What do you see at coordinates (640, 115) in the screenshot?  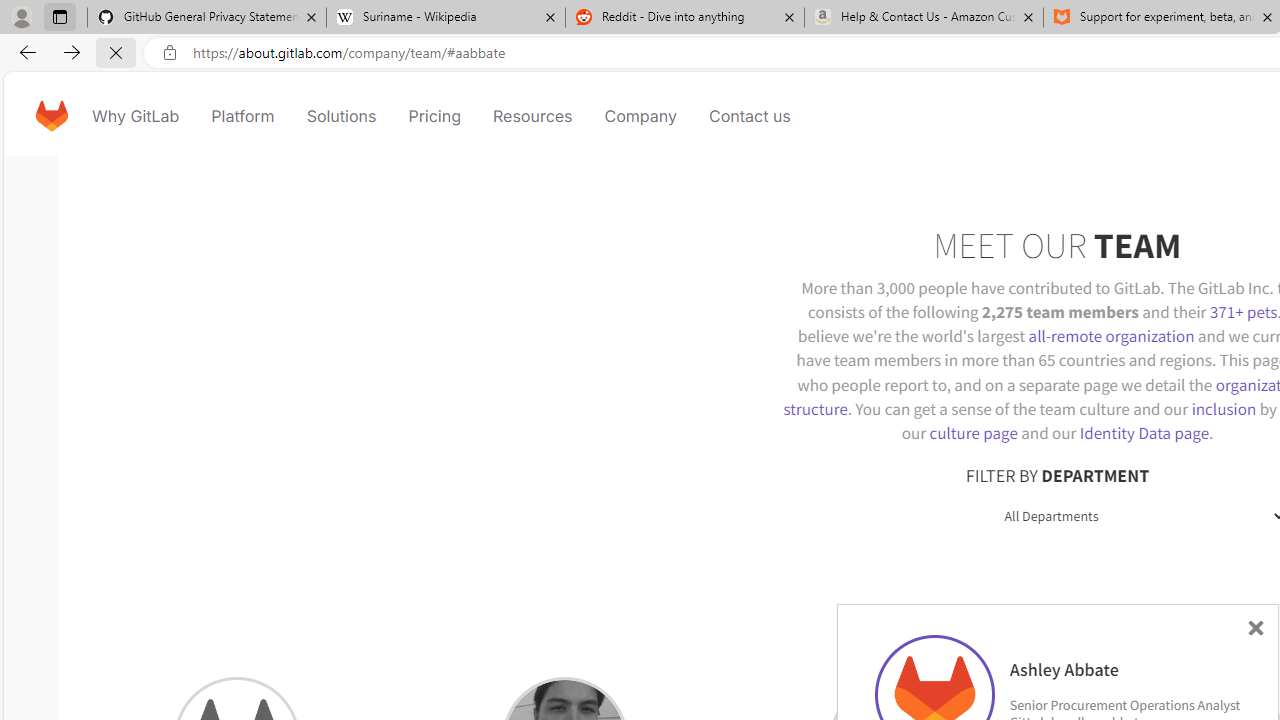 I see `'Company'` at bounding box center [640, 115].